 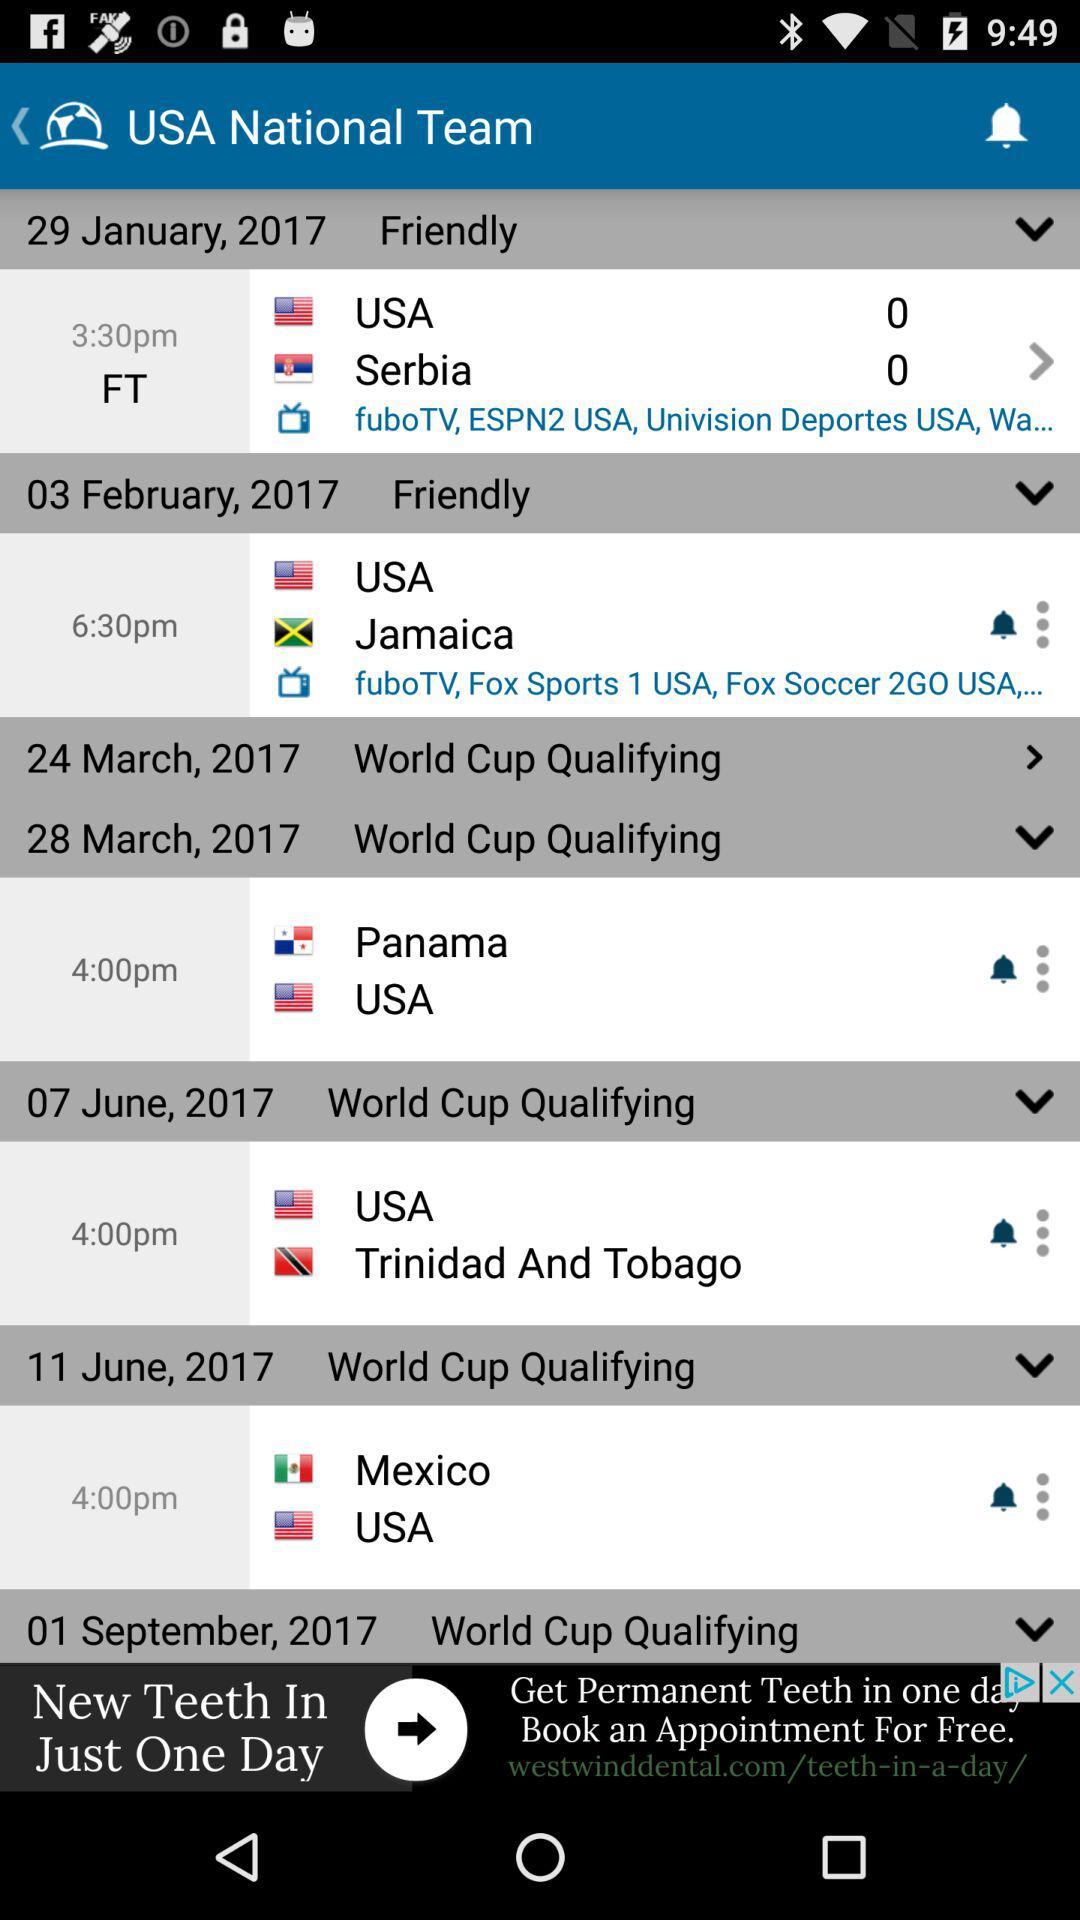 I want to click on more options, so click(x=1035, y=969).